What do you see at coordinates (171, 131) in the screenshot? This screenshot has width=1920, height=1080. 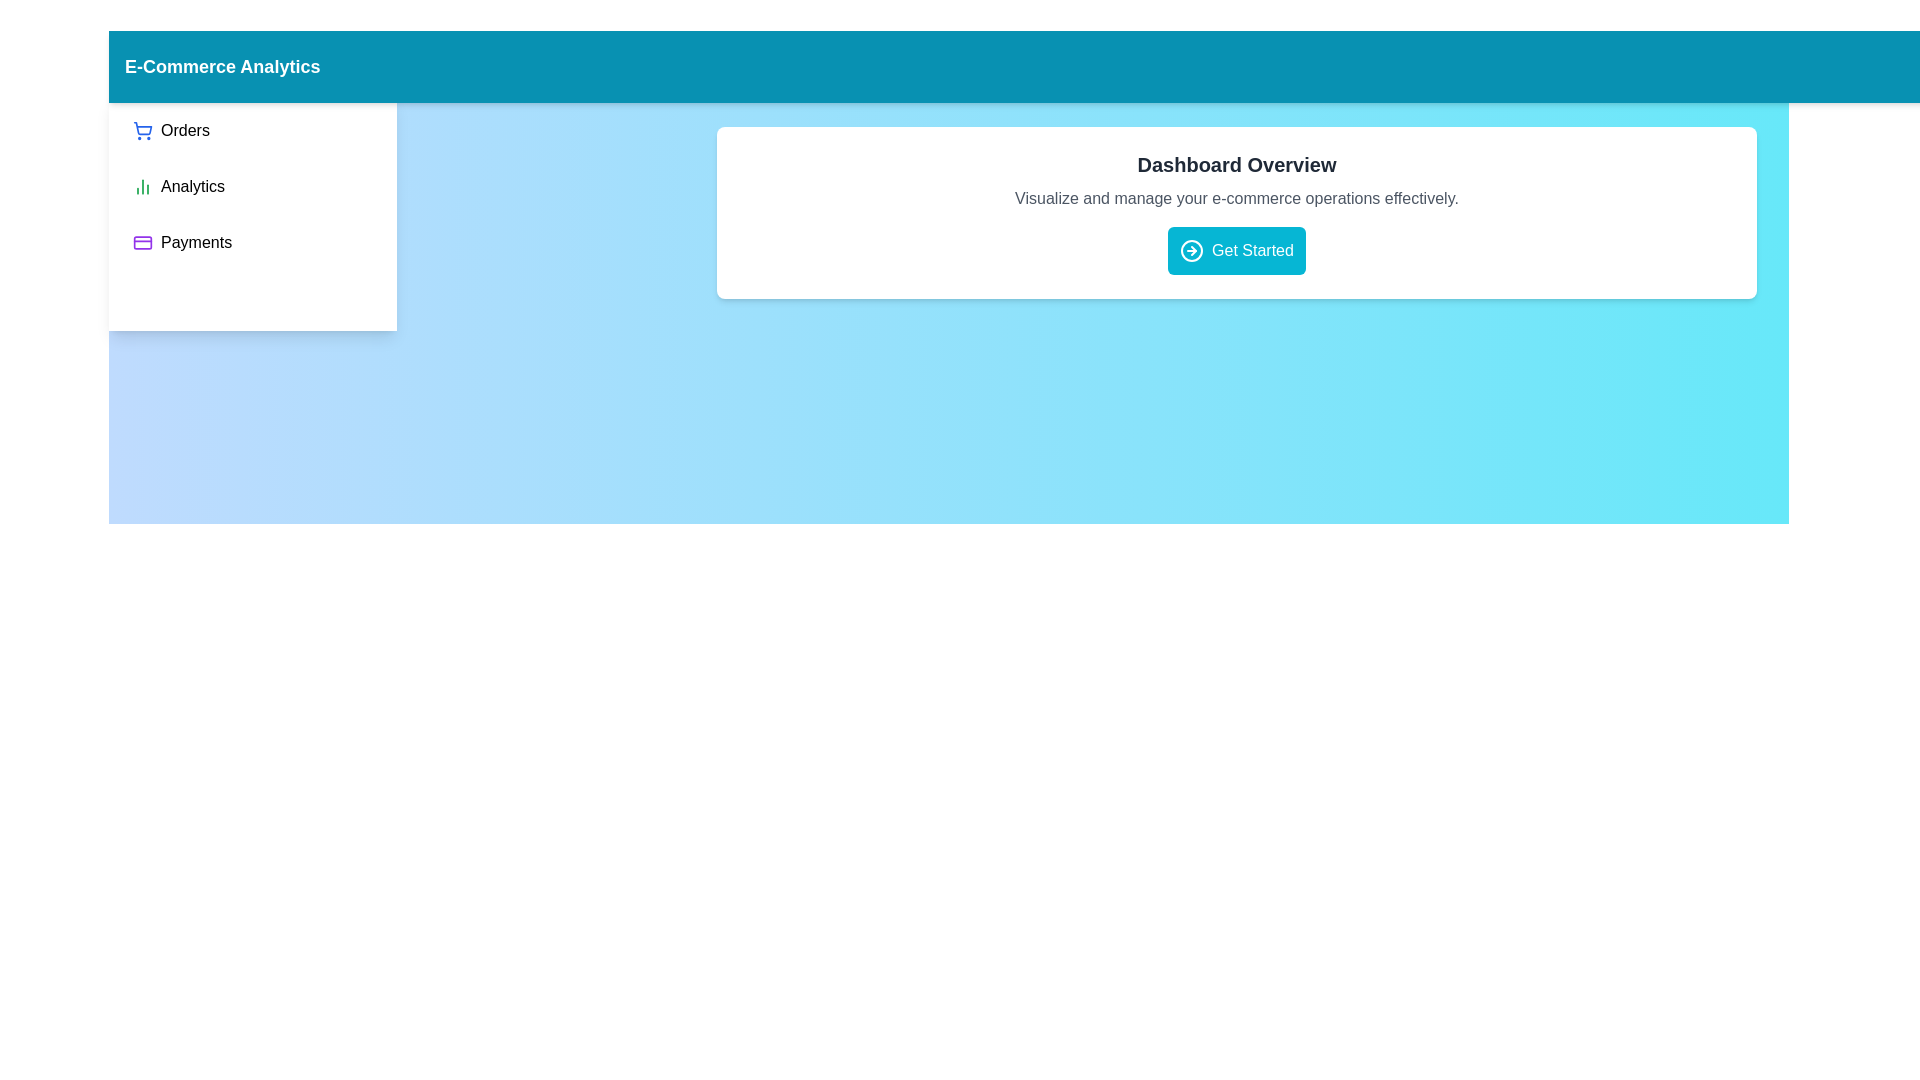 I see `the 'Orders' menu item, which features a blue outlined shopping cart icon and black text, located at the top of the sidebar navigation panel` at bounding box center [171, 131].